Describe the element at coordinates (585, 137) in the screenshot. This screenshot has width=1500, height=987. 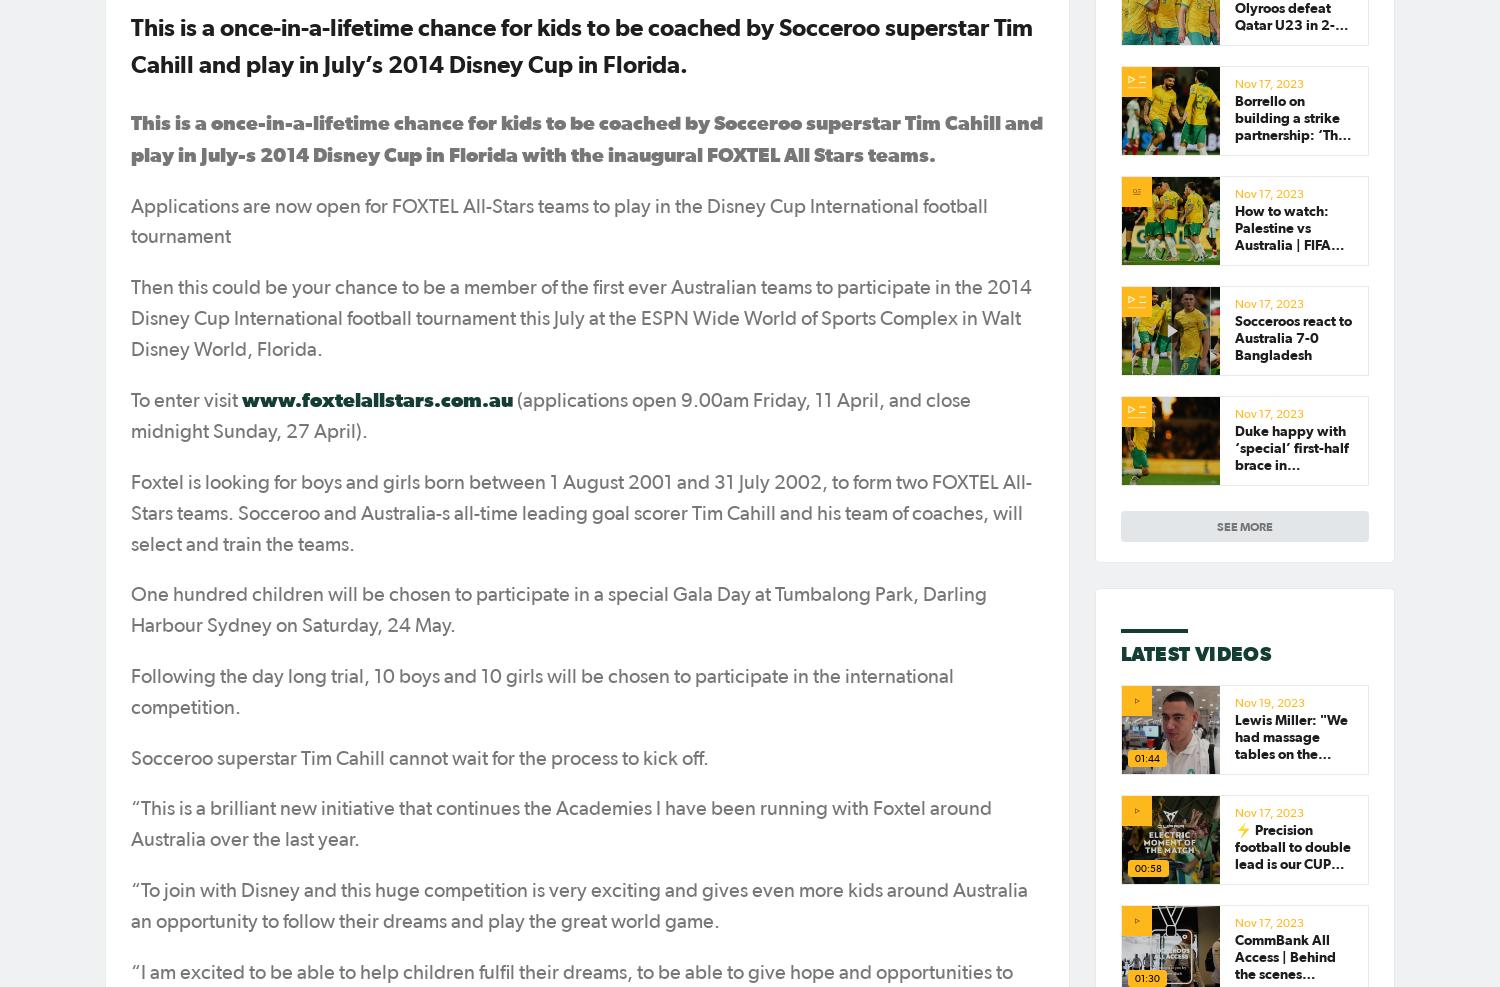
I see `'This is a once-in-a-lifetime chance for kids to be coached by Socceroo superstar Tim Cahill and play in July-s 2014 Disney Cup in Florida with the inaugural FOXTEL All Stars teams.'` at that location.